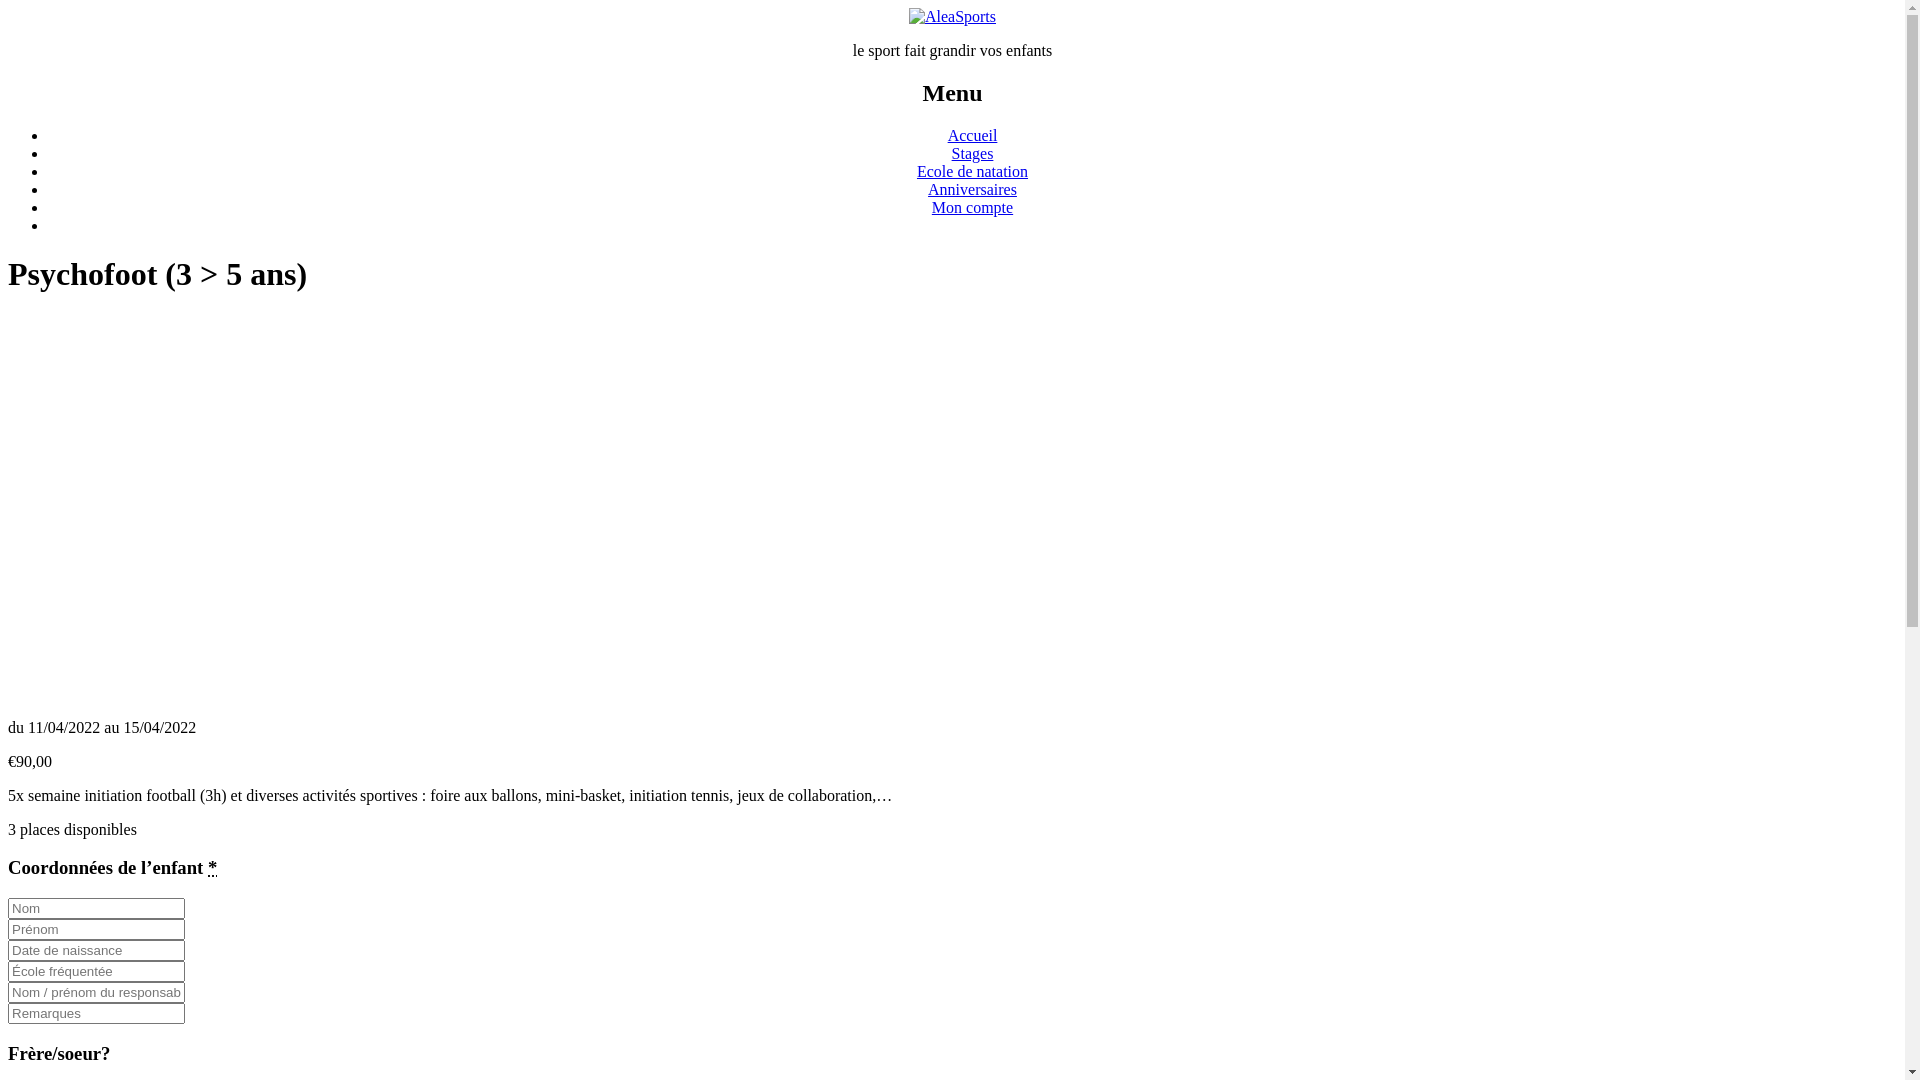 The image size is (1920, 1080). What do you see at coordinates (915, 170) in the screenshot?
I see `'Ecole de natation'` at bounding box center [915, 170].